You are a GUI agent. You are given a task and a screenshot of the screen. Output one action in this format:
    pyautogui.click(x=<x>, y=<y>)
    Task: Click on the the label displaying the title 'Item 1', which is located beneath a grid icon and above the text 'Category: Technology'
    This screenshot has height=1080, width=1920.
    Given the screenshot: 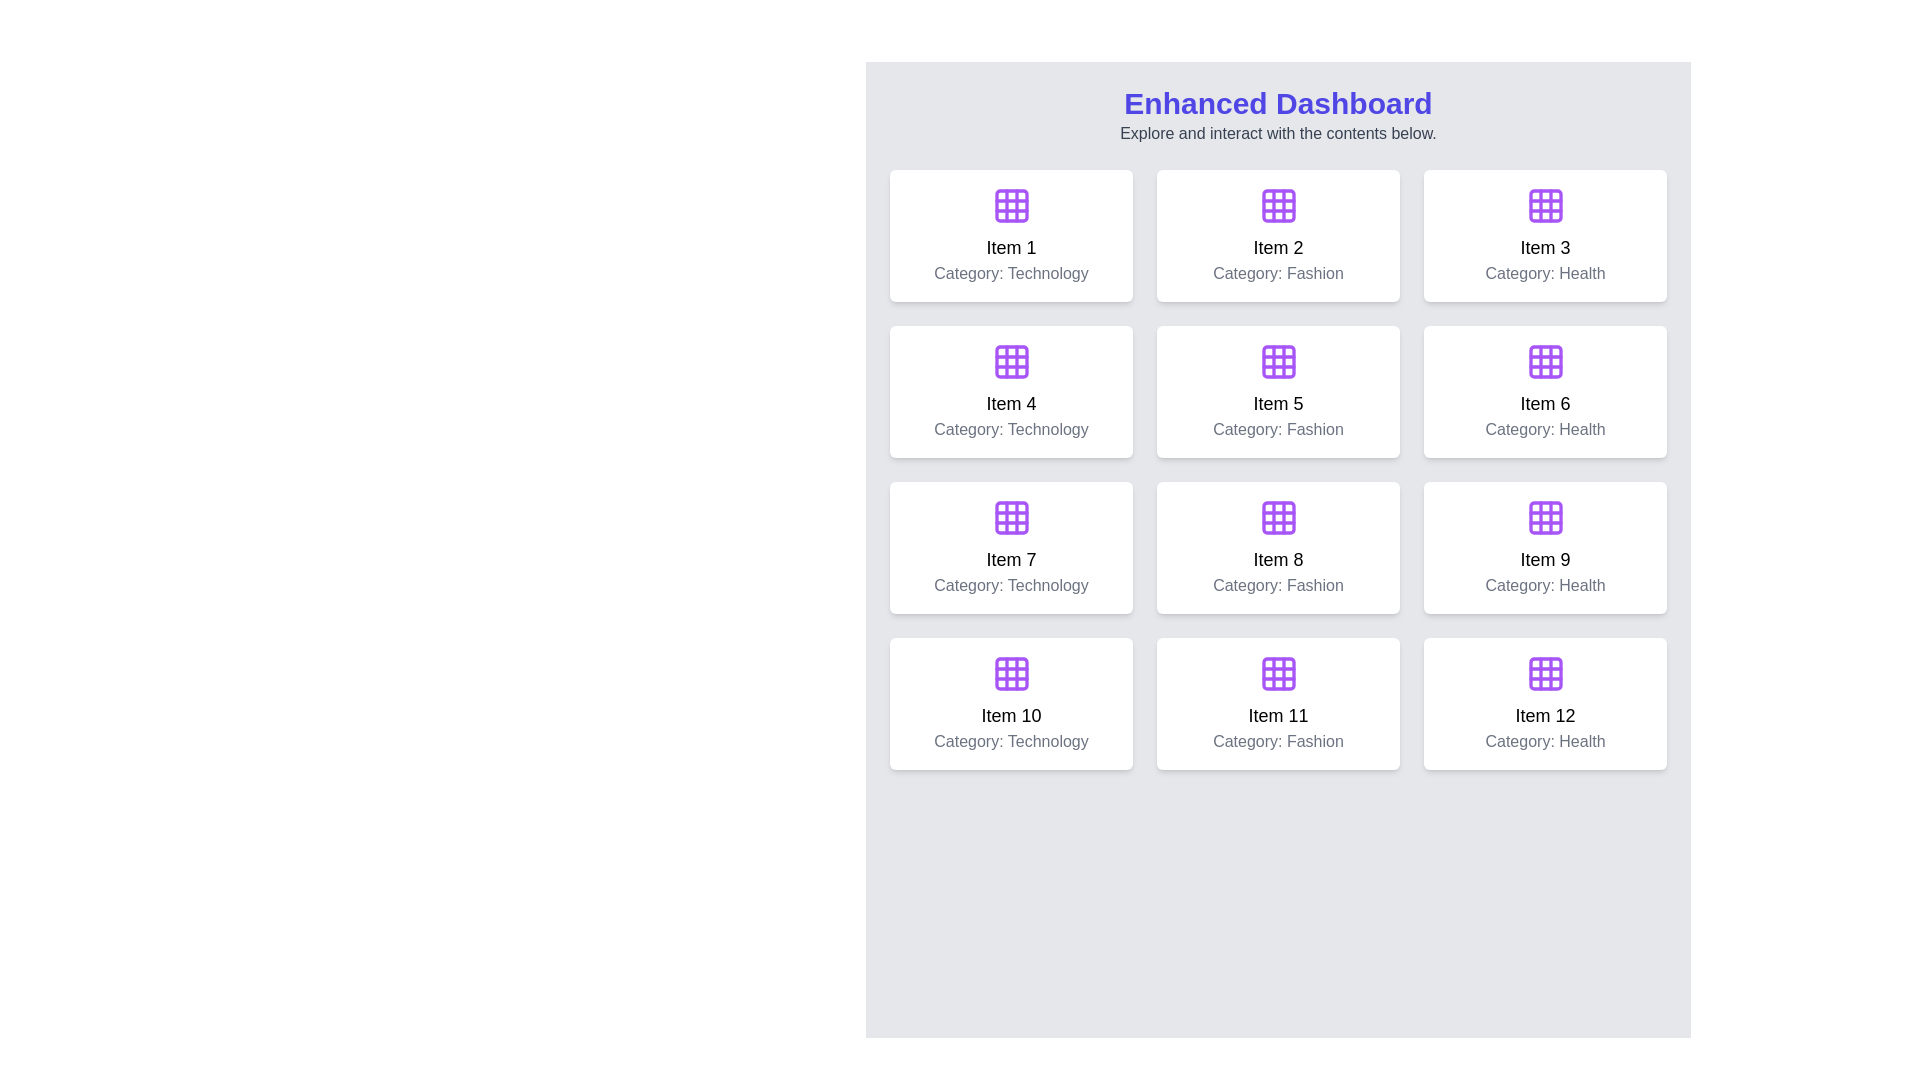 What is the action you would take?
    pyautogui.click(x=1011, y=246)
    